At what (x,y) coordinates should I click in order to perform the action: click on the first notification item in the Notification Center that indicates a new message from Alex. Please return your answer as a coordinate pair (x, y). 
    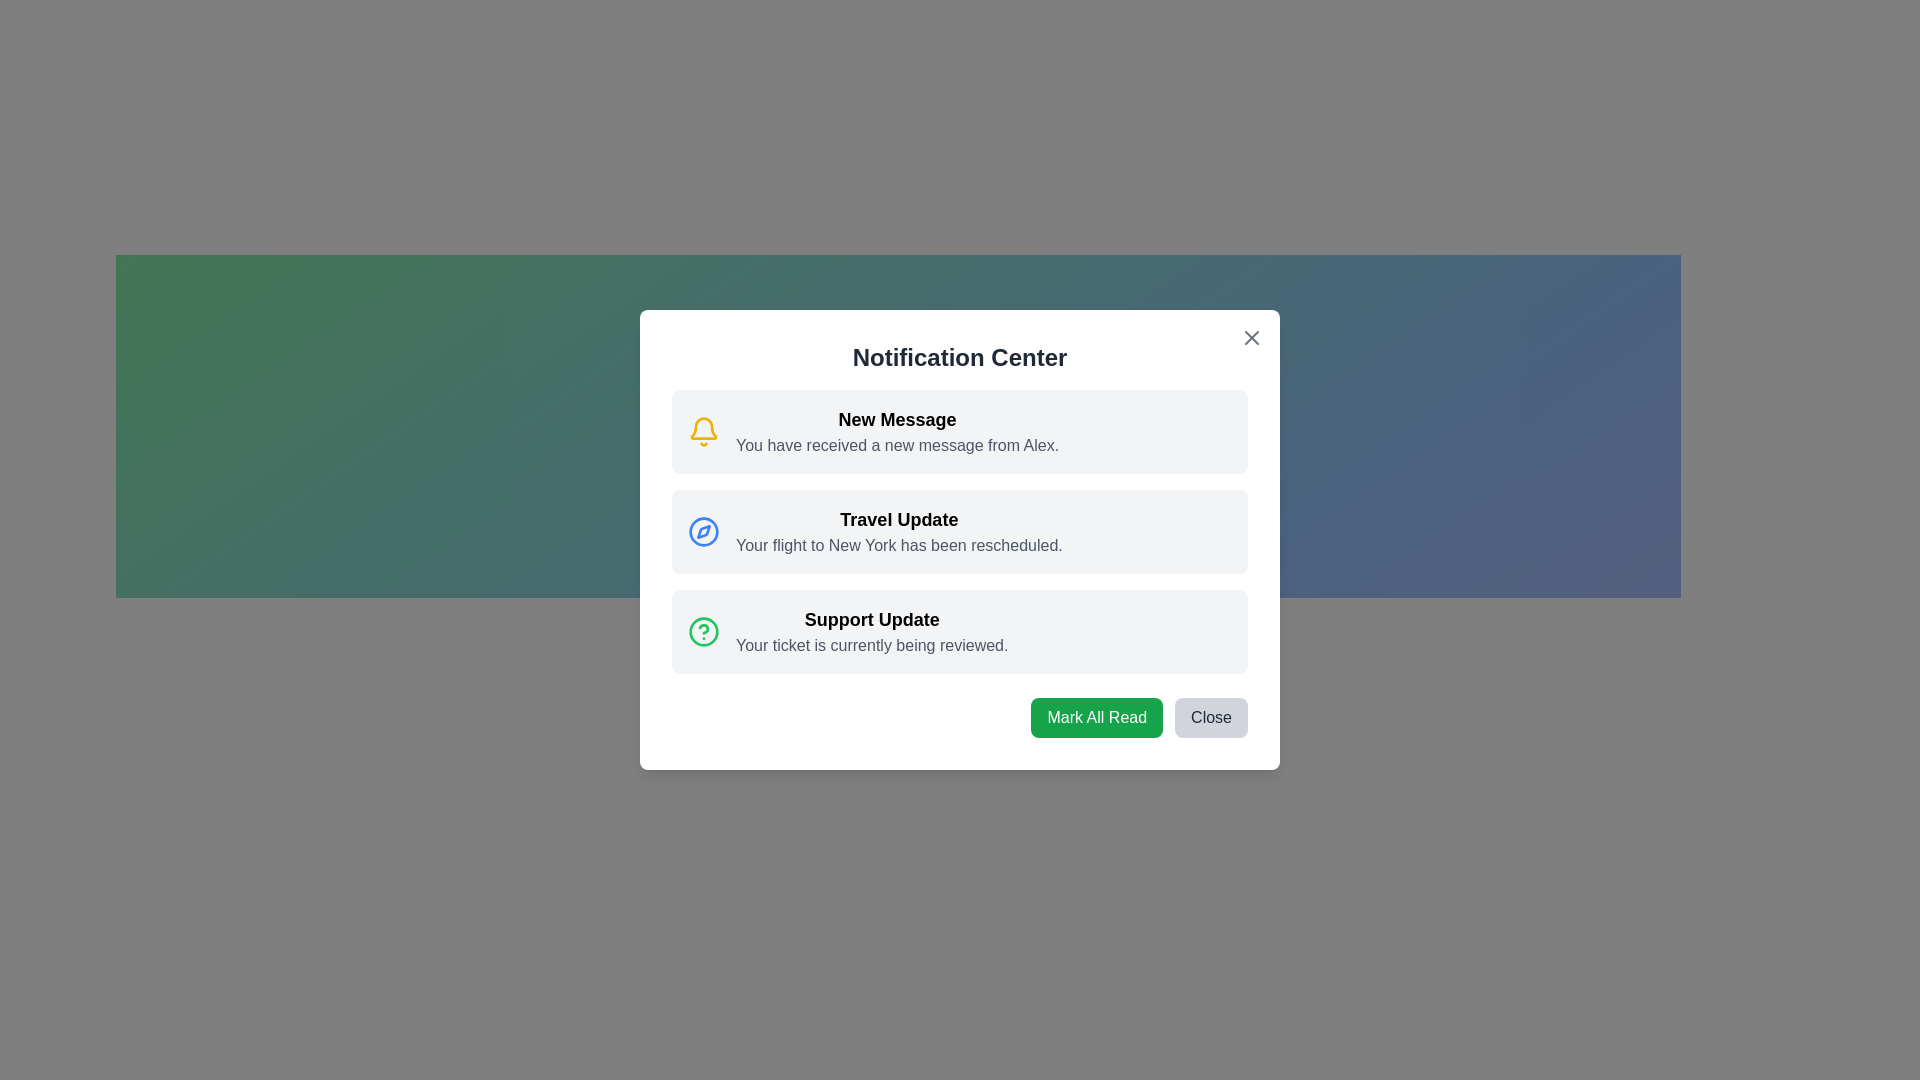
    Looking at the image, I should click on (896, 431).